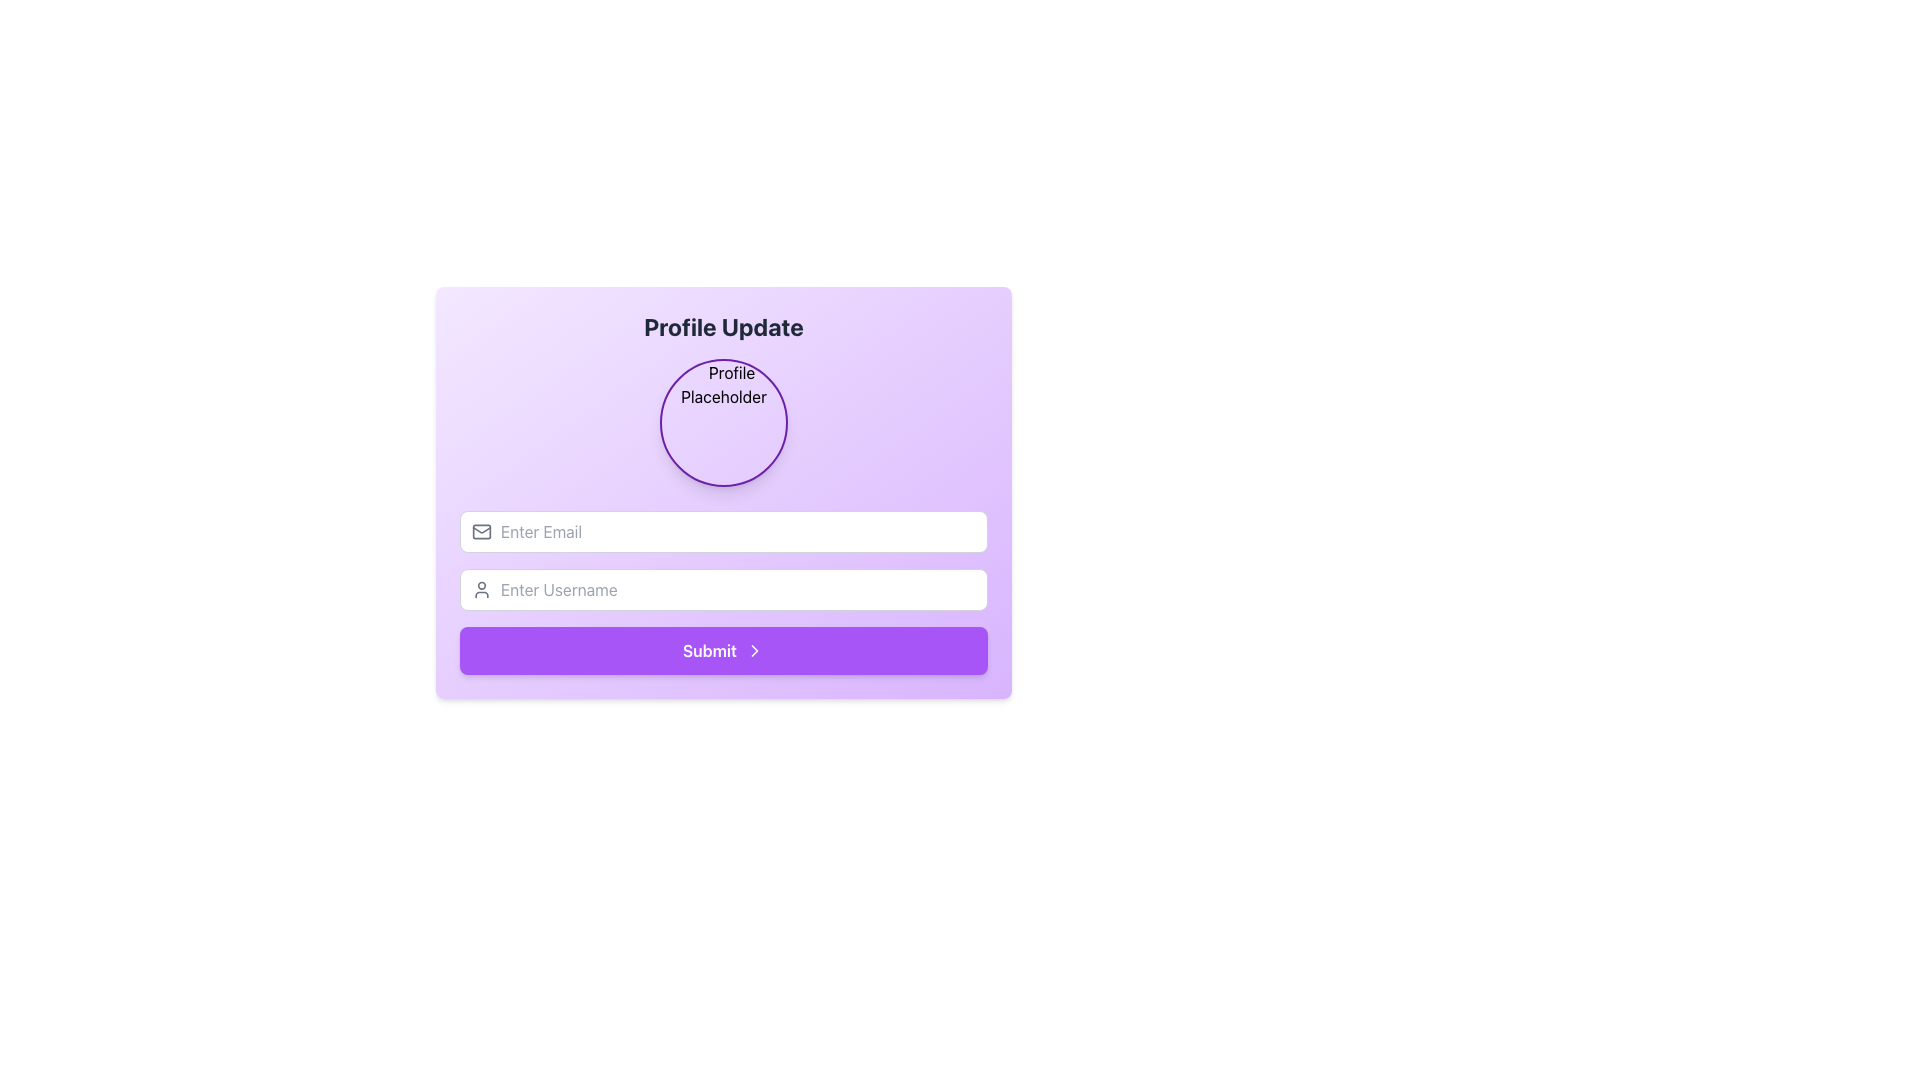  What do you see at coordinates (753, 651) in the screenshot?
I see `the right-pointing chevron icon located at the lower right side of the 'Submit' button to initiate navigation` at bounding box center [753, 651].